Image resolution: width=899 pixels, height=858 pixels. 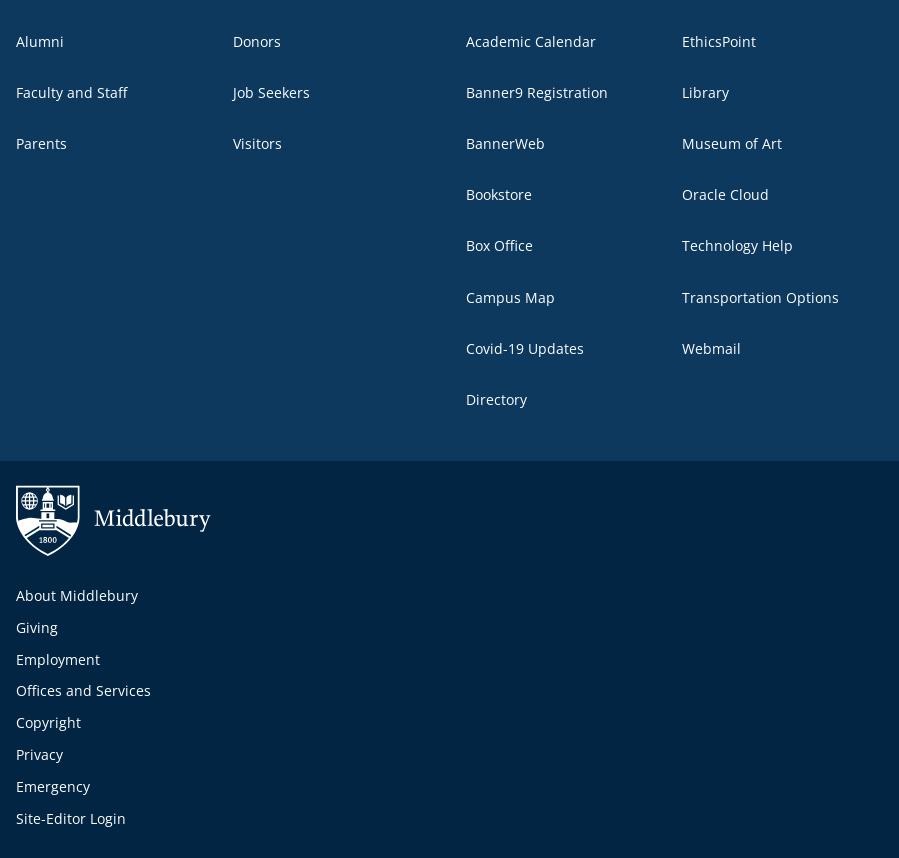 I want to click on 'Campus Map', so click(x=509, y=296).